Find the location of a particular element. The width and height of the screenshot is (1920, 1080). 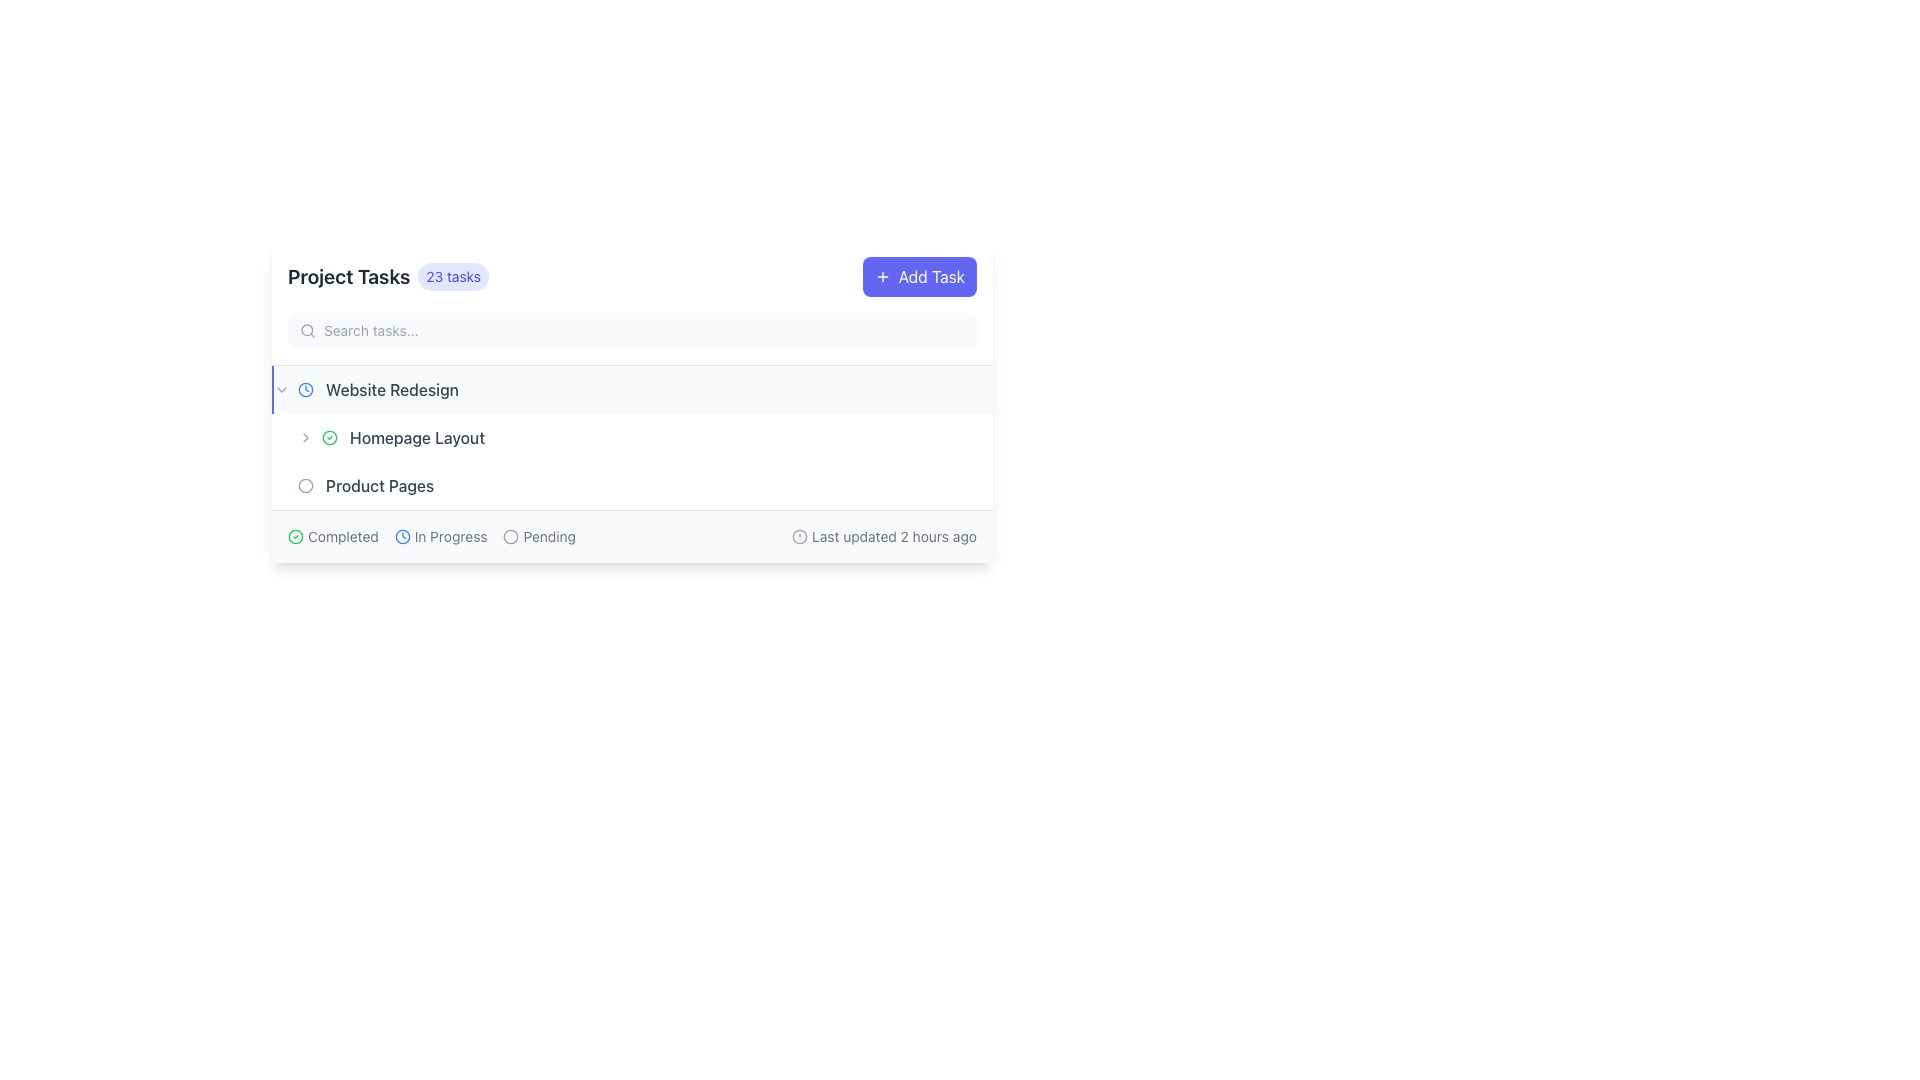

the pending state icon located to the immediate left of the 'Pending' label in the status-indicative section of the interface is located at coordinates (511, 535).